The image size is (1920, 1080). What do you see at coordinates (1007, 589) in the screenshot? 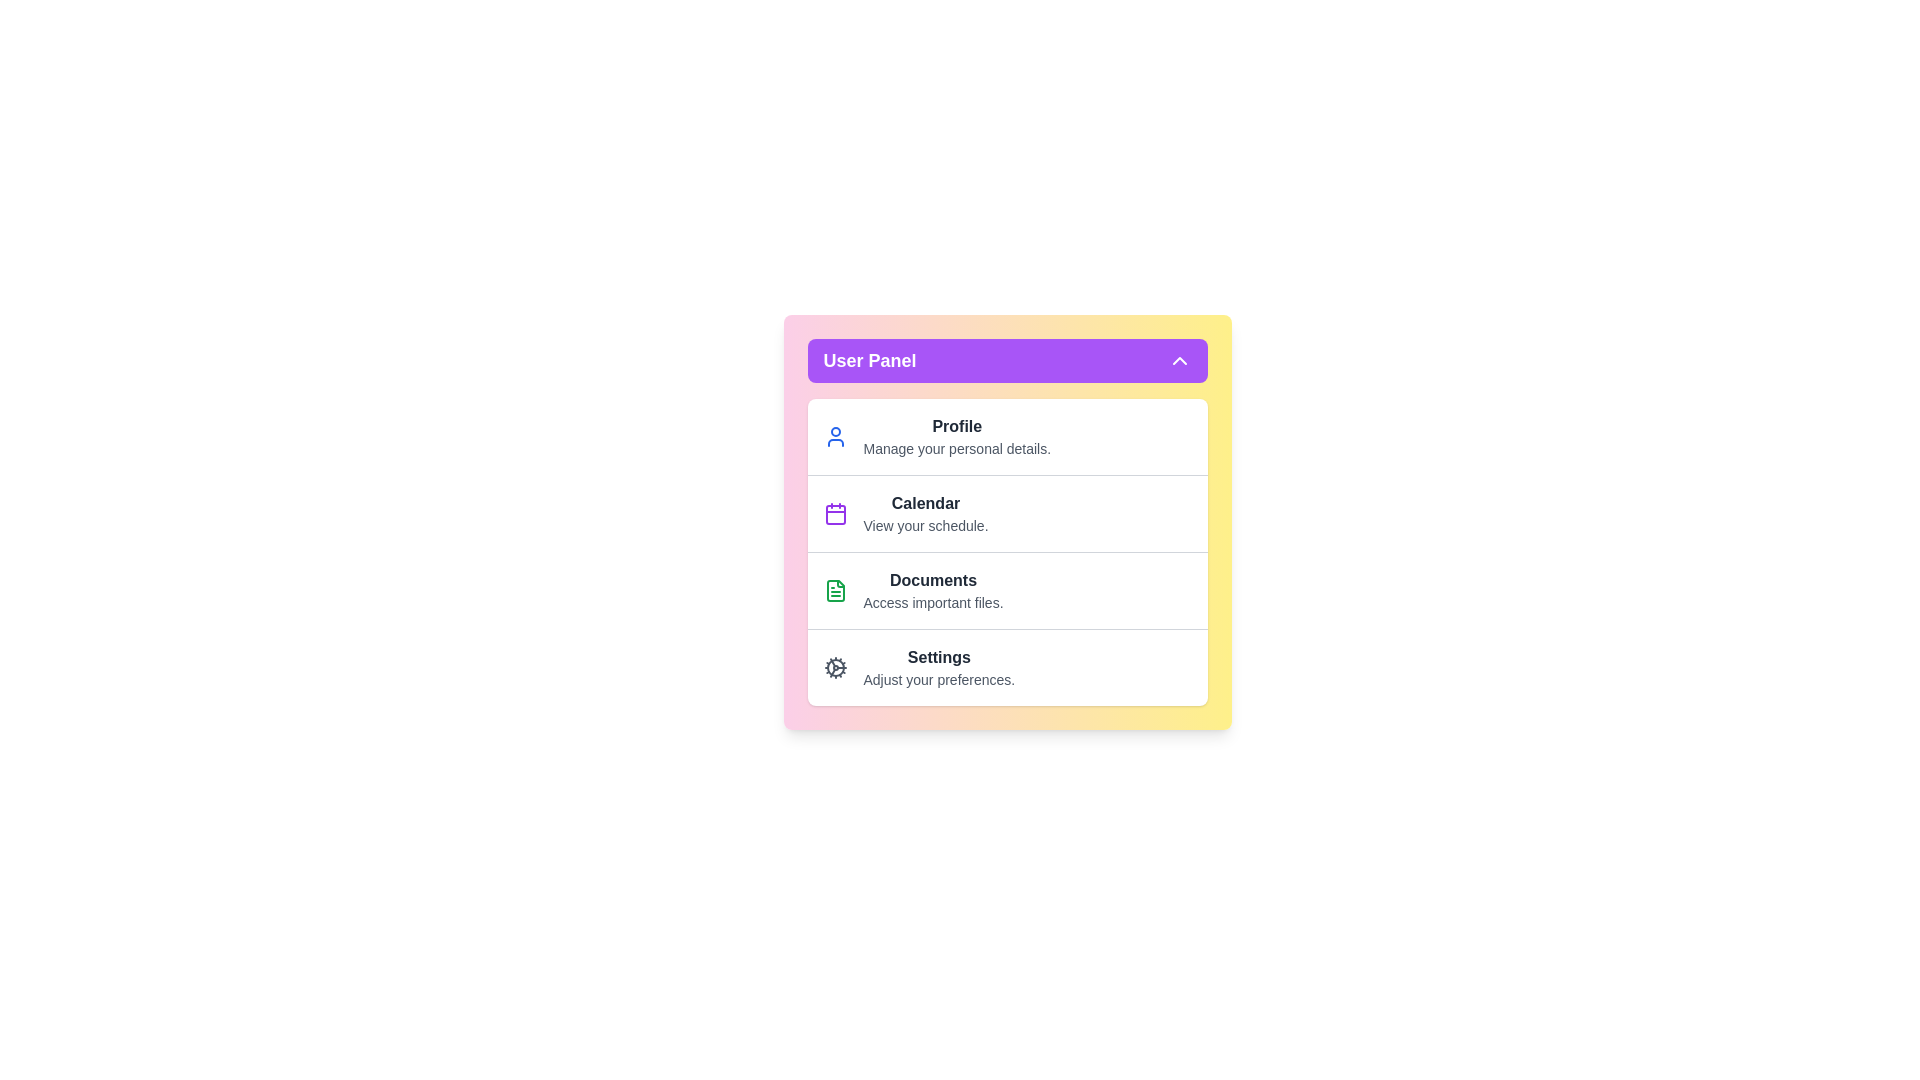
I see `the third item in the 'User Panel' list, which guides users to their important documents and files` at bounding box center [1007, 589].